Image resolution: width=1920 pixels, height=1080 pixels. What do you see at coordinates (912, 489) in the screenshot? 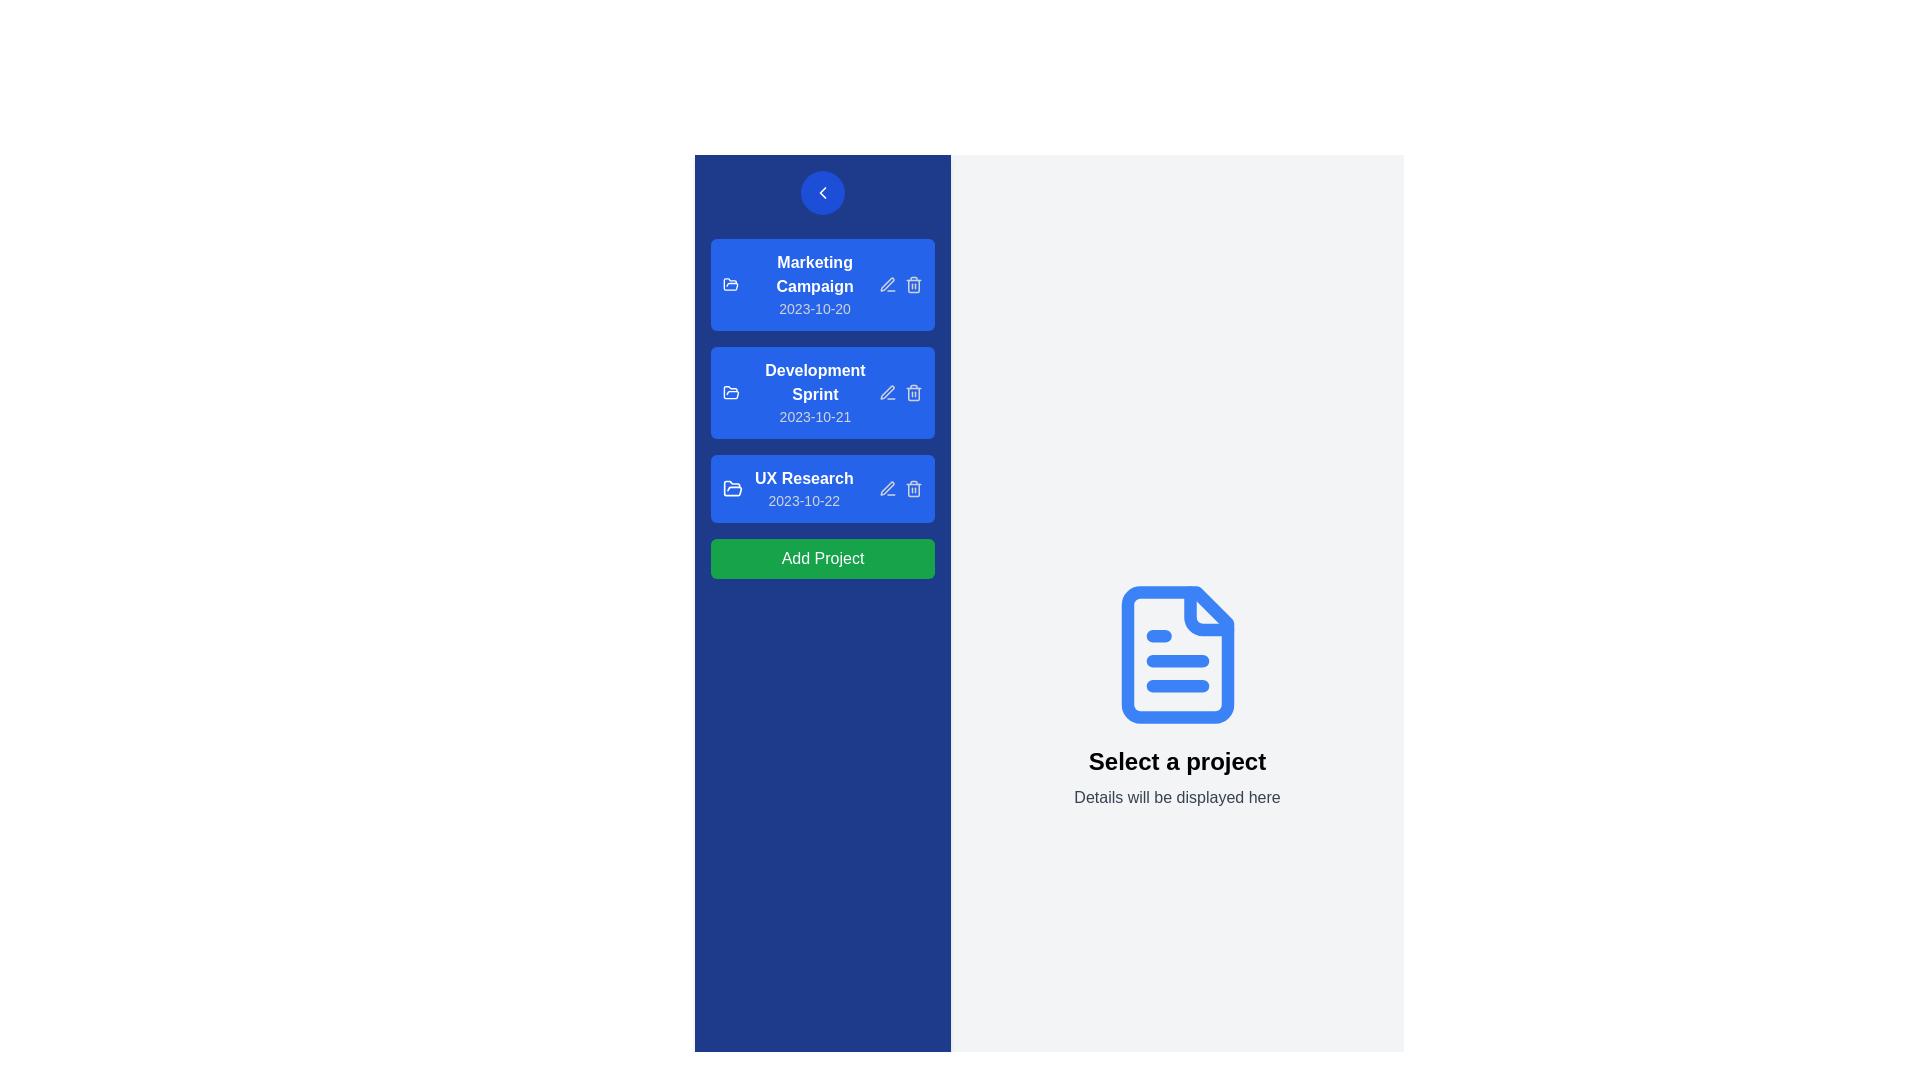
I see `the delete button icon resembling a trash bin, which is located at the far right of the 'UX Research 2023-10-22' card in the left panel` at bounding box center [912, 489].